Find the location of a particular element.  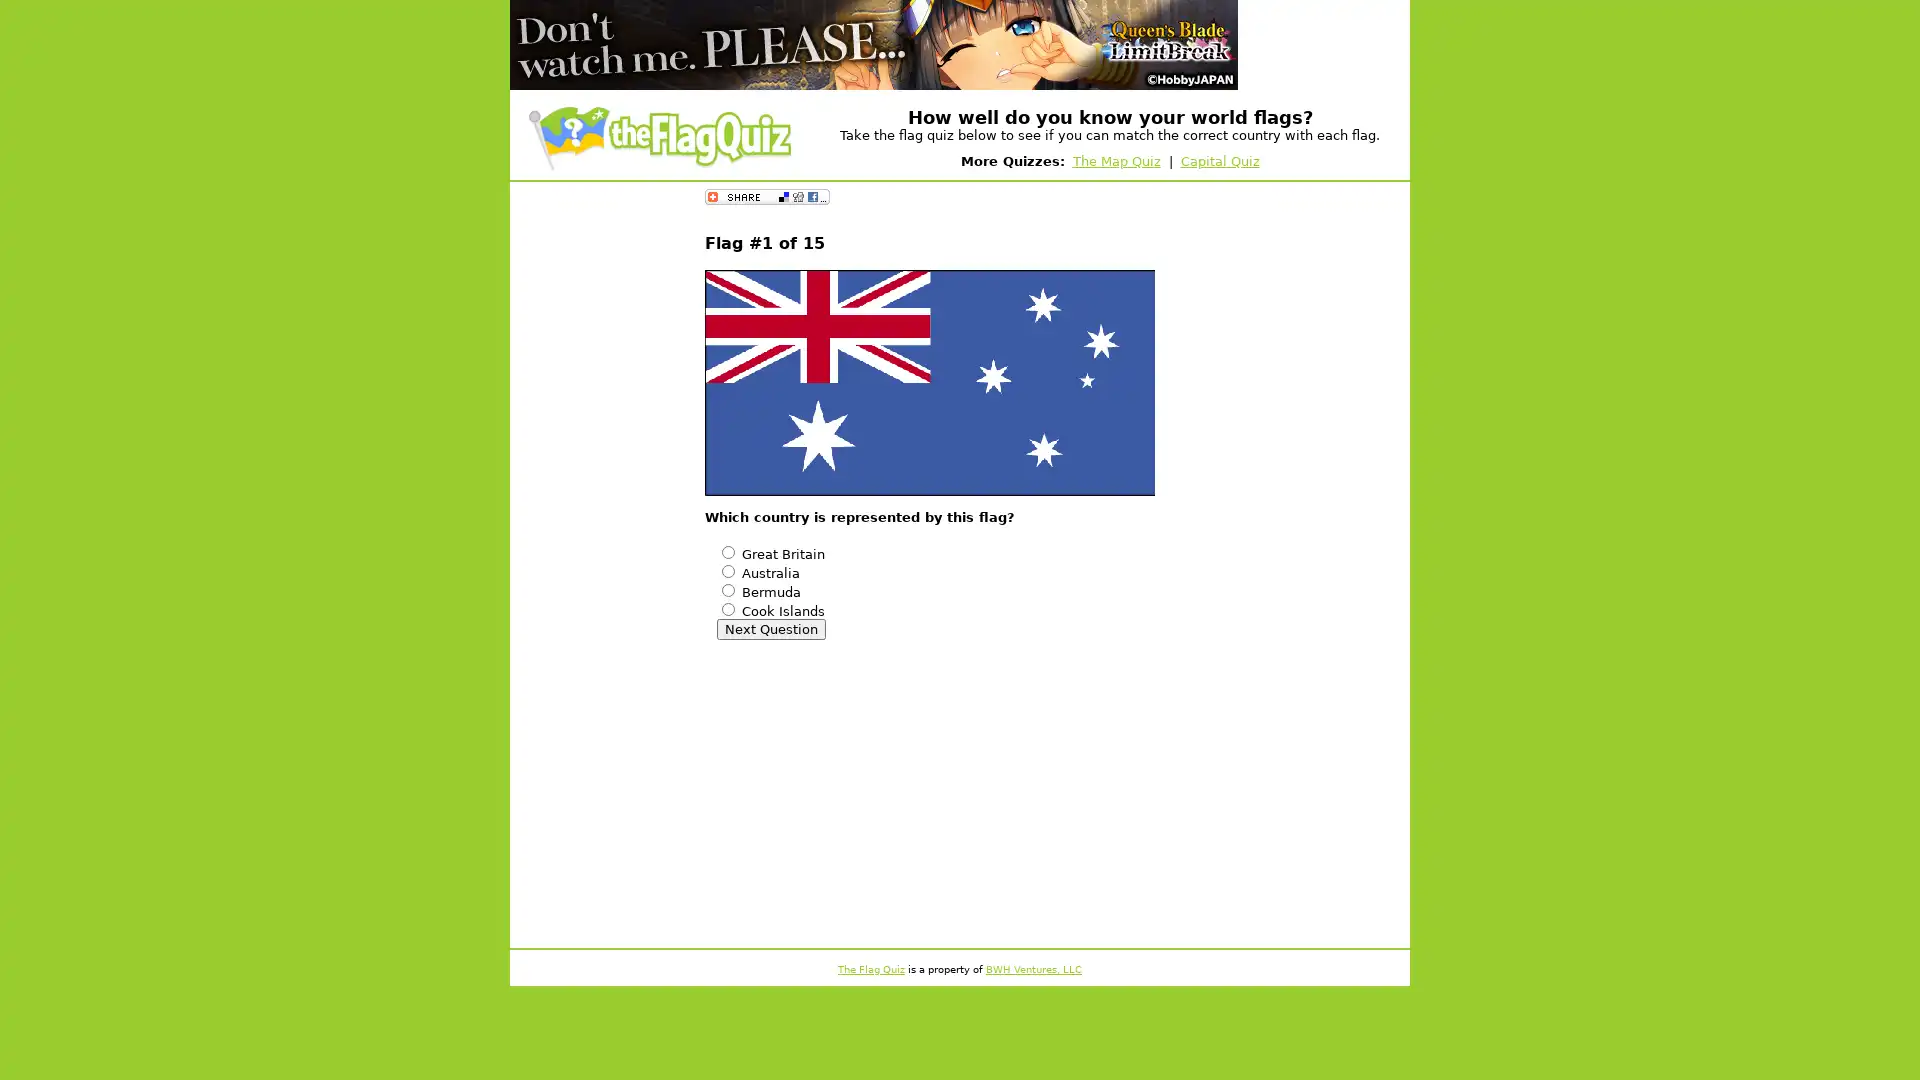

Next Question is located at coordinates (770, 628).